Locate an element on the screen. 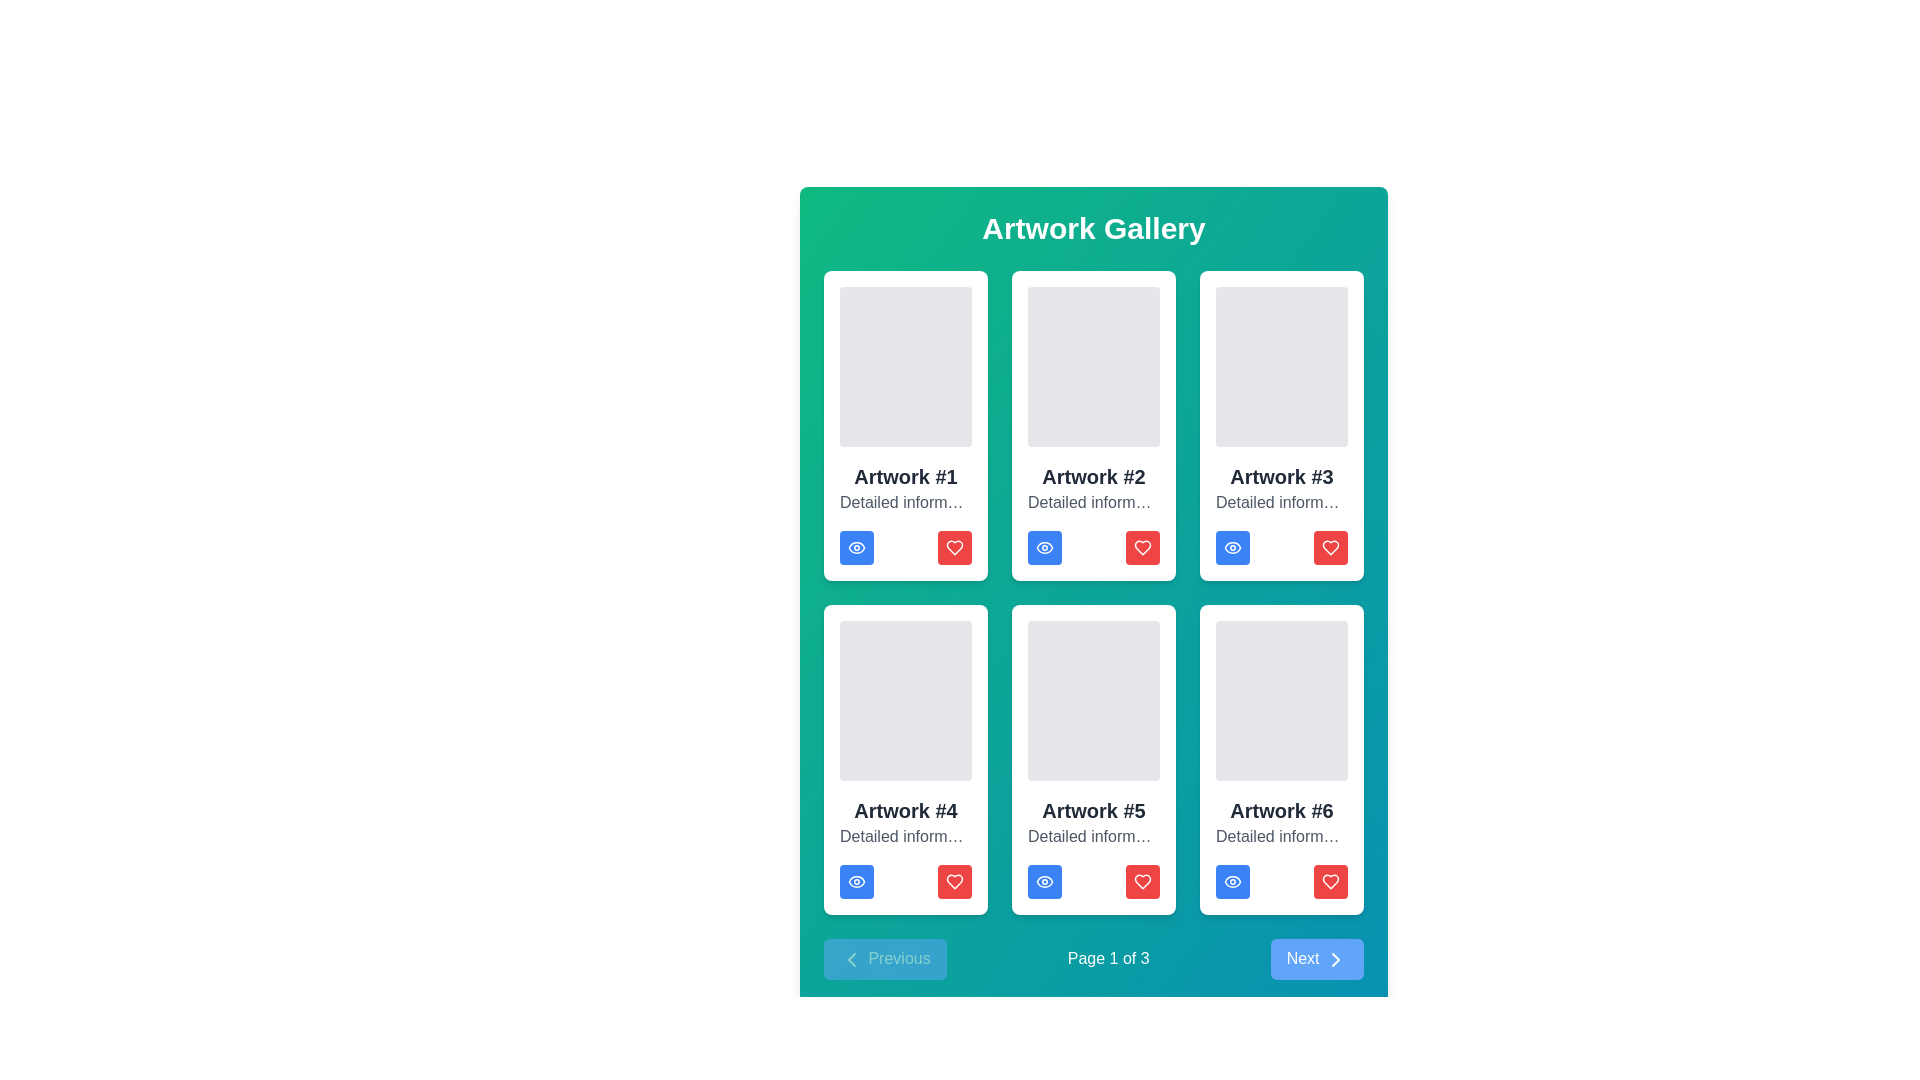  the eye-shaped icon embedded within the blue button beneath the card labeled 'Artwork #3' in the grid layout is located at coordinates (1232, 547).